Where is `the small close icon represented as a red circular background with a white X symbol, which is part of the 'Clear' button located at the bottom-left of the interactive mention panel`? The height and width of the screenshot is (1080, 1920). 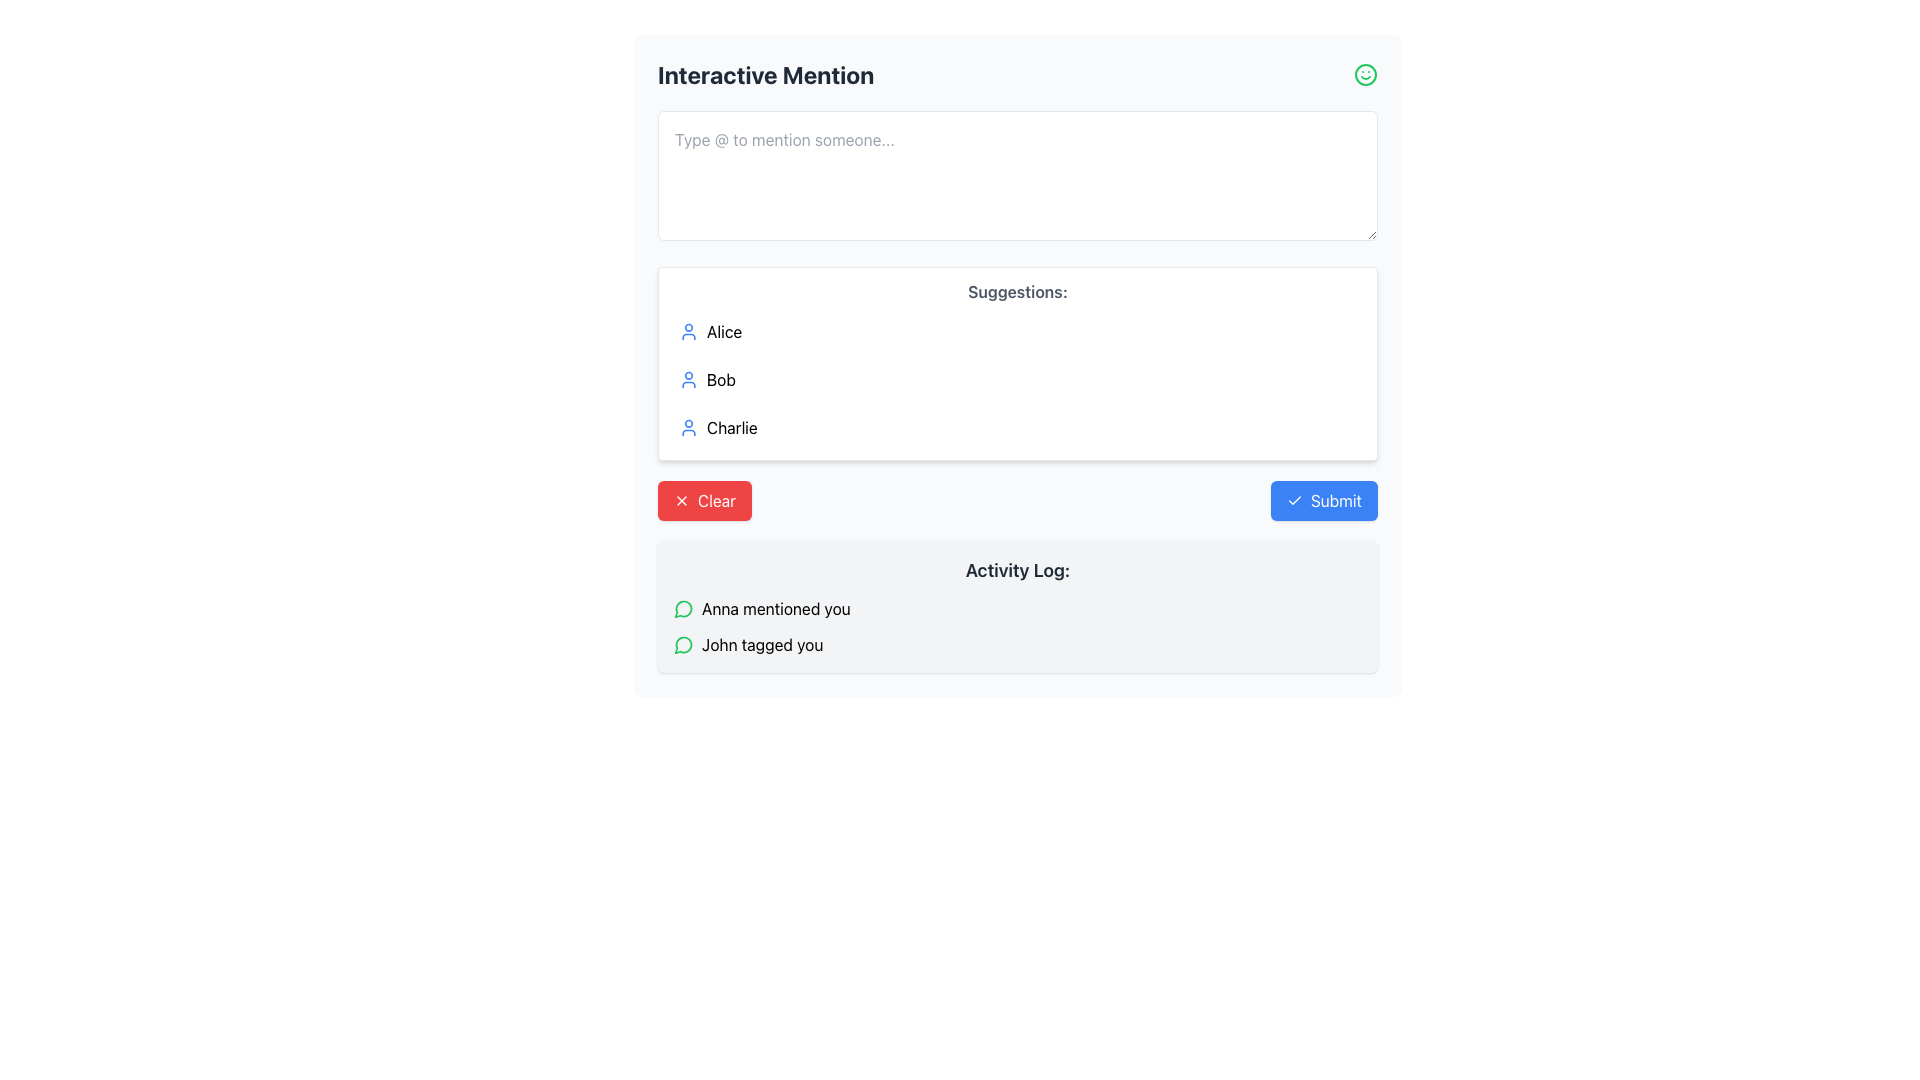 the small close icon represented as a red circular background with a white X symbol, which is part of the 'Clear' button located at the bottom-left of the interactive mention panel is located at coordinates (681, 500).